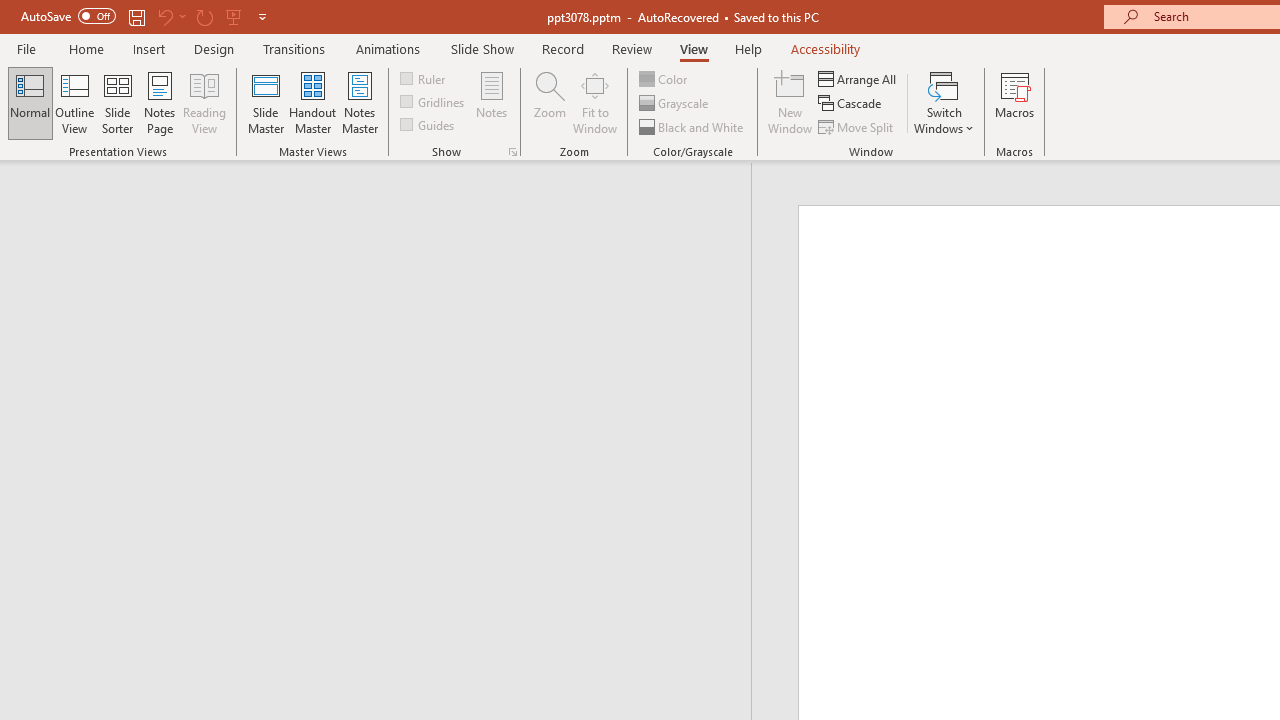 The width and height of the screenshot is (1280, 720). What do you see at coordinates (427, 124) in the screenshot?
I see `'Guides'` at bounding box center [427, 124].